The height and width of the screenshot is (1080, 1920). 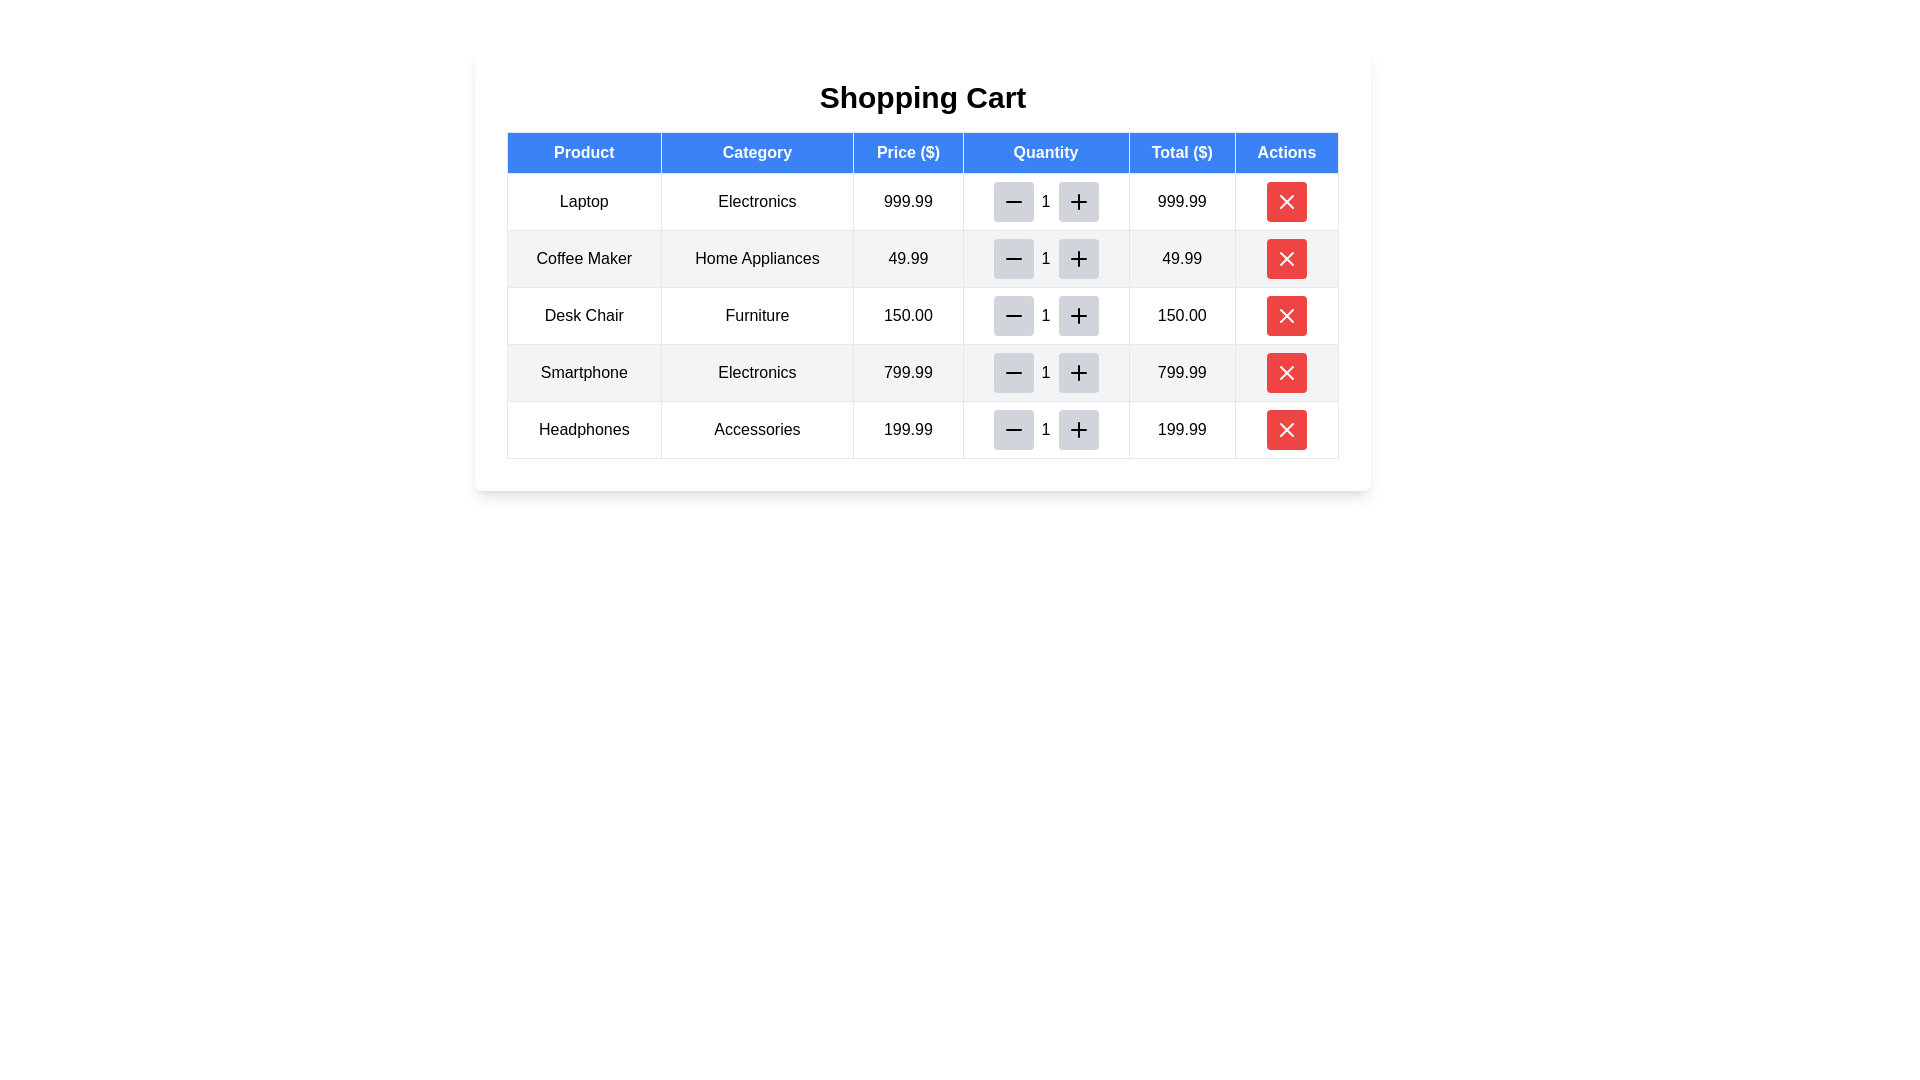 I want to click on the numeric display element showing the value '1' in the quantity selector for the 'Smartphone' row of the shopping cart, so click(x=1045, y=373).